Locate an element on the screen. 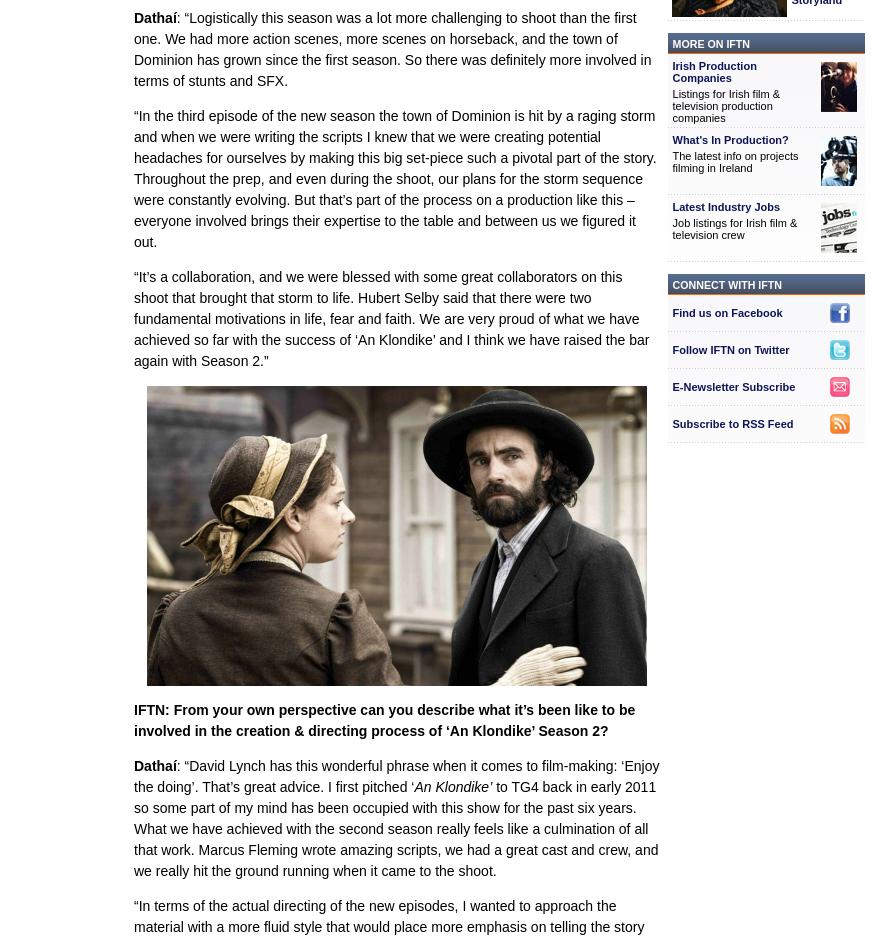  'Listings for Irish film & television production companies' is located at coordinates (726, 104).